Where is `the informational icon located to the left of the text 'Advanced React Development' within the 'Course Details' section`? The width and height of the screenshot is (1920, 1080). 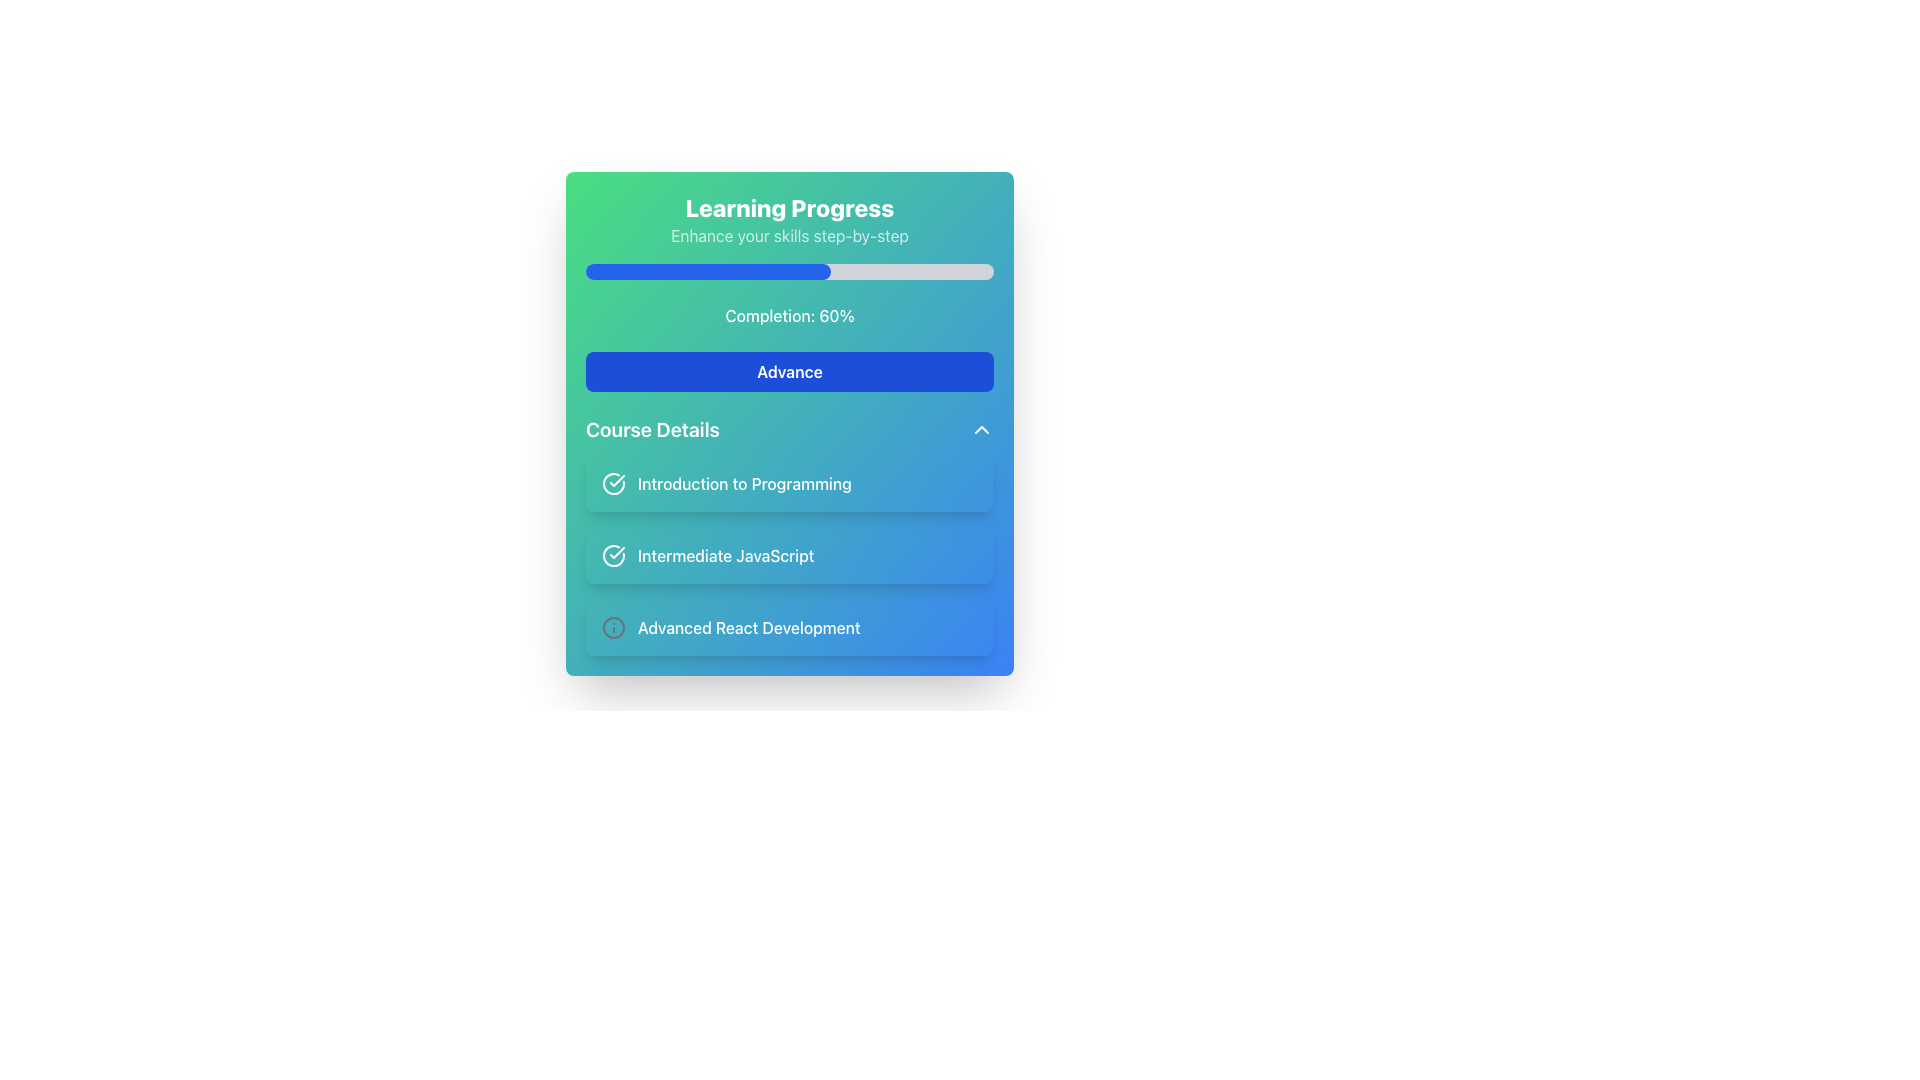 the informational icon located to the left of the text 'Advanced React Development' within the 'Course Details' section is located at coordinates (613, 627).